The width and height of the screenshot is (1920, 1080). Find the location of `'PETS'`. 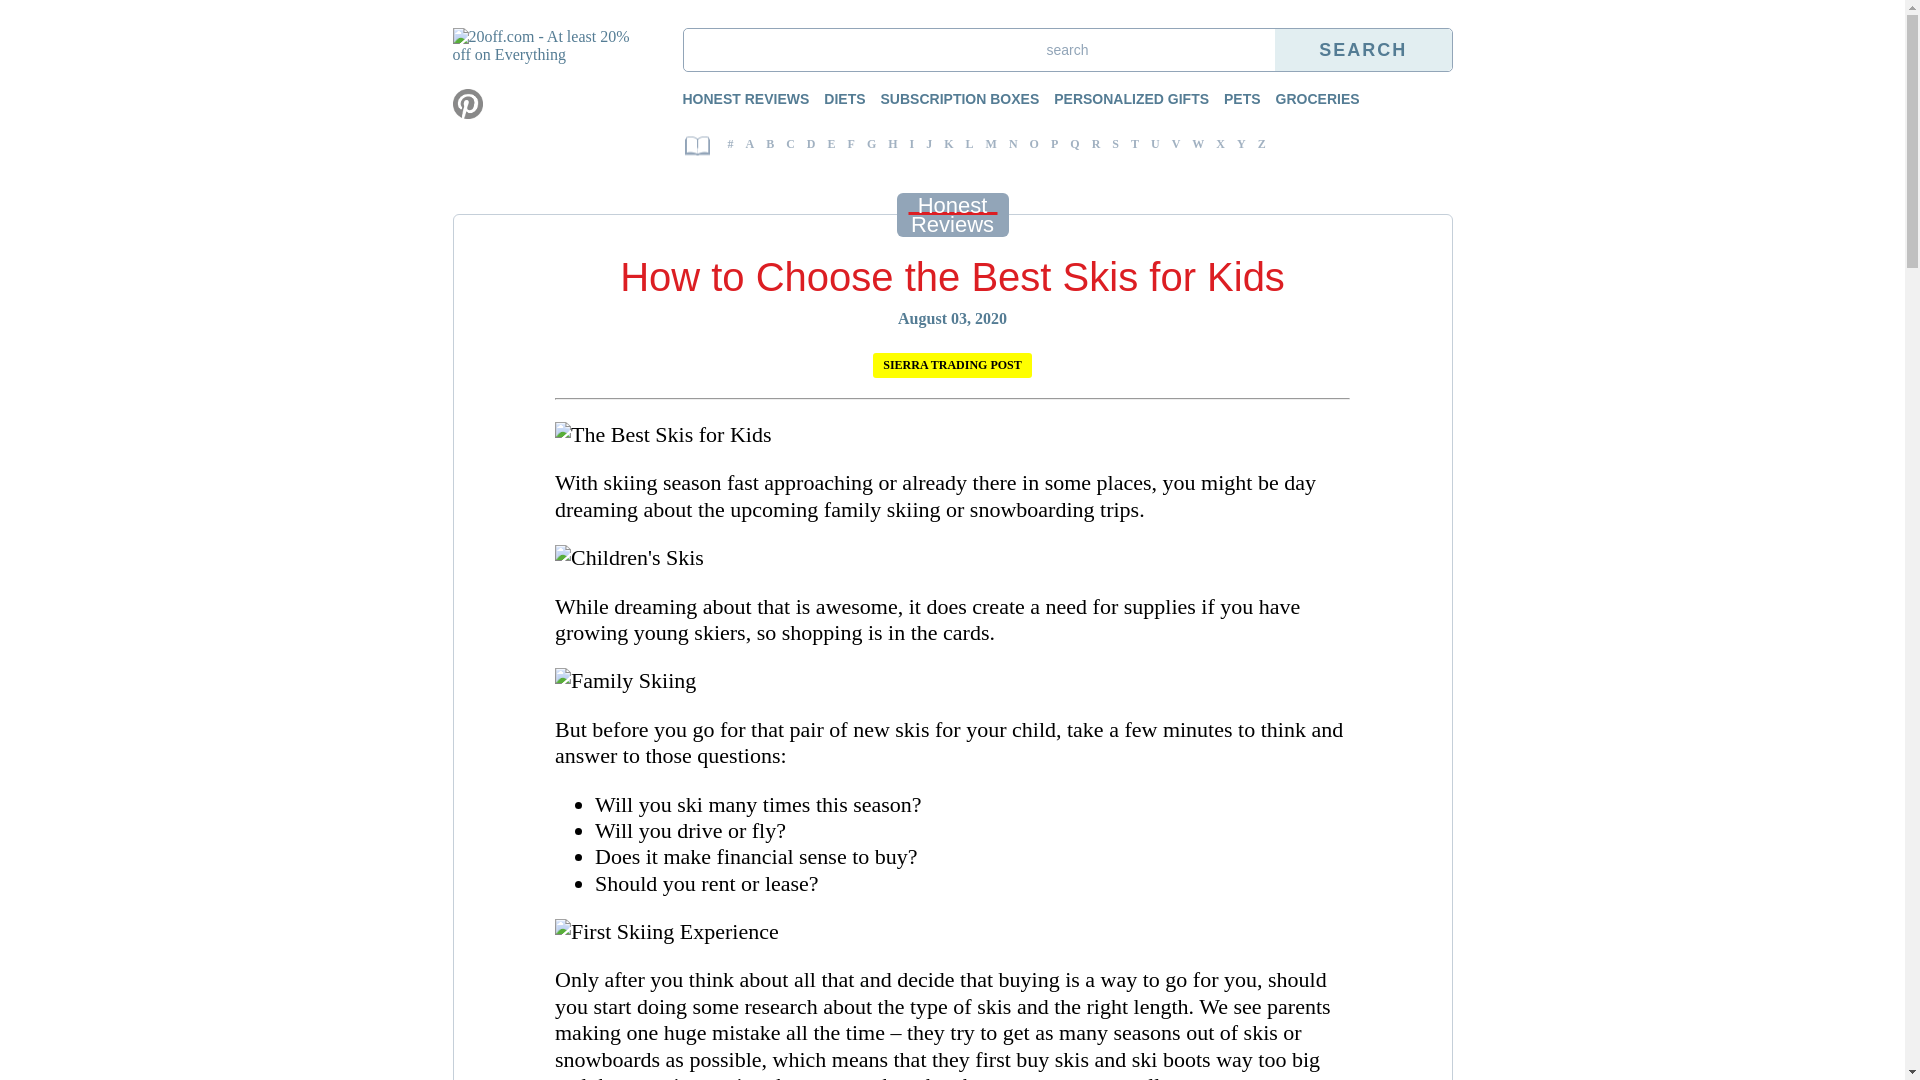

'PETS' is located at coordinates (1231, 96).